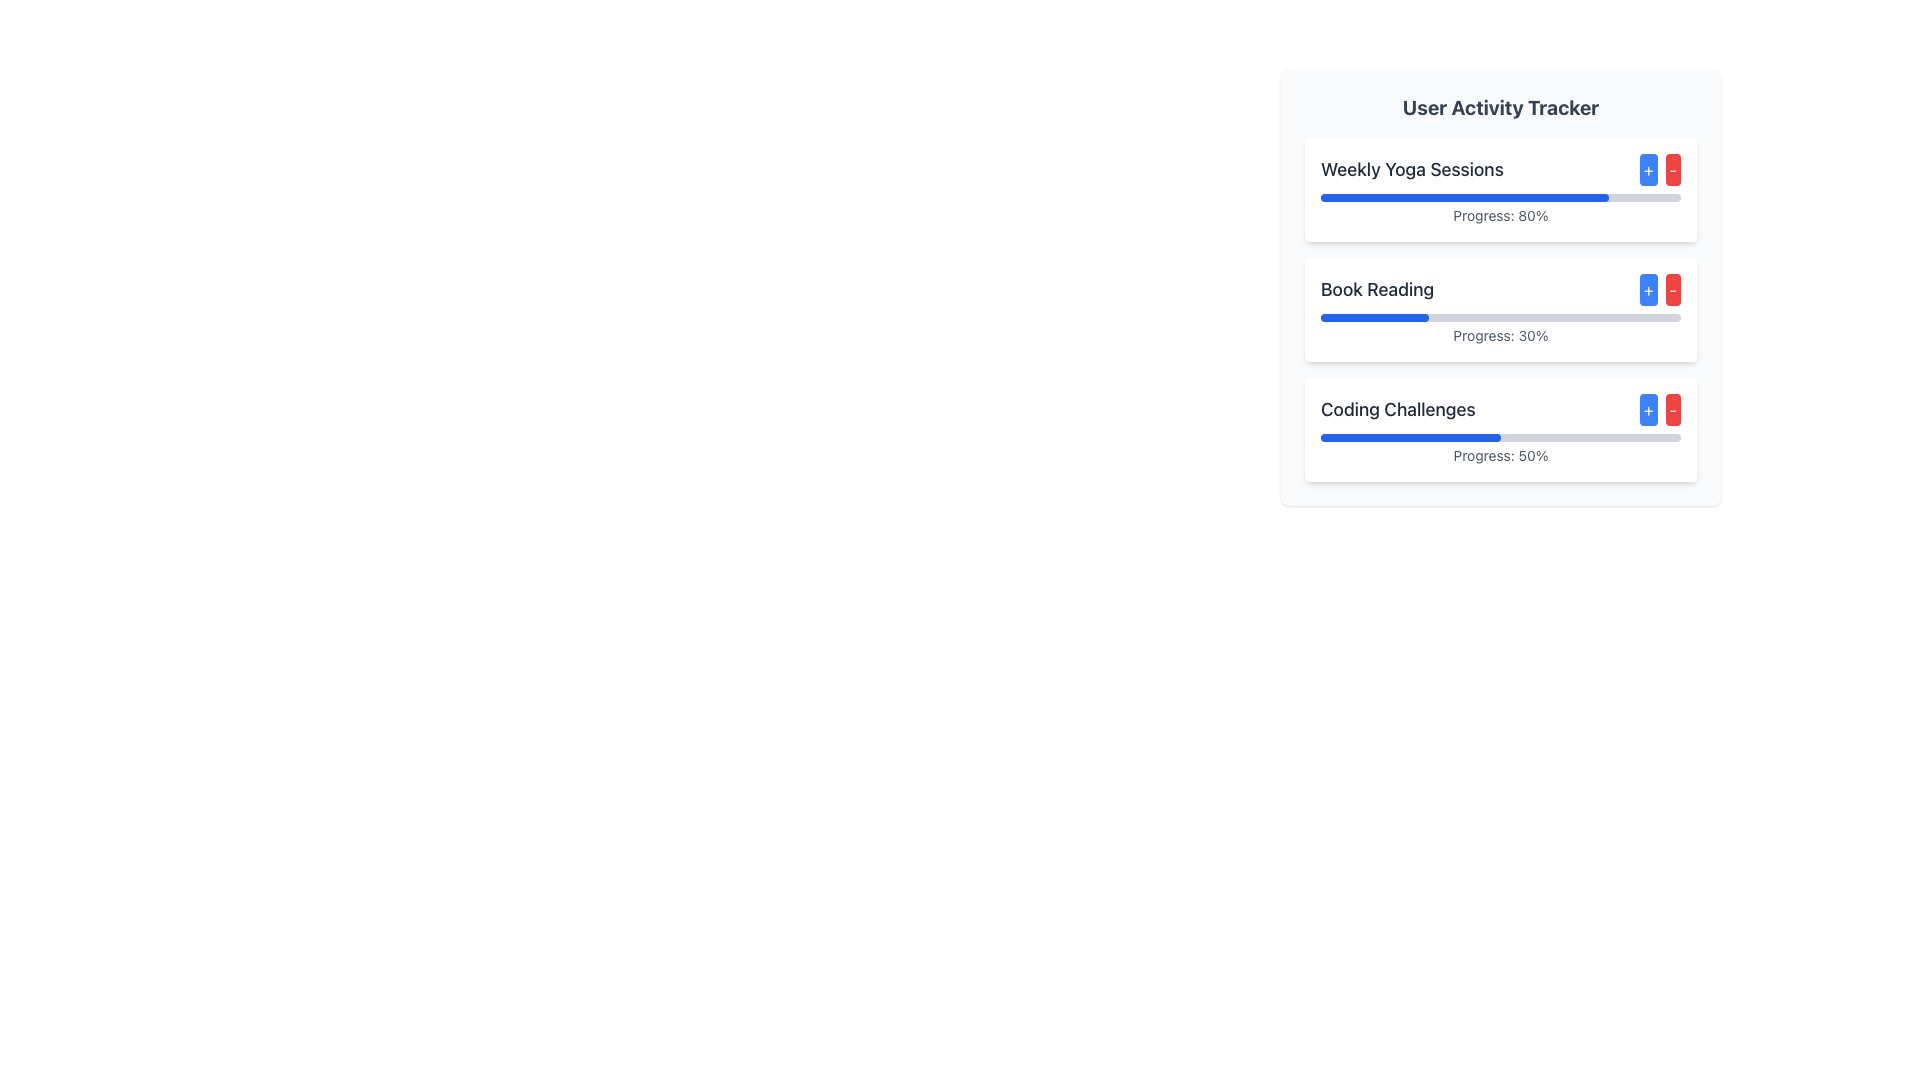 Image resolution: width=1920 pixels, height=1080 pixels. I want to click on the small blue button with a plus symbol in the 'Coding Challenges' section of the 'User Activity Tracker' panel, so click(1648, 408).